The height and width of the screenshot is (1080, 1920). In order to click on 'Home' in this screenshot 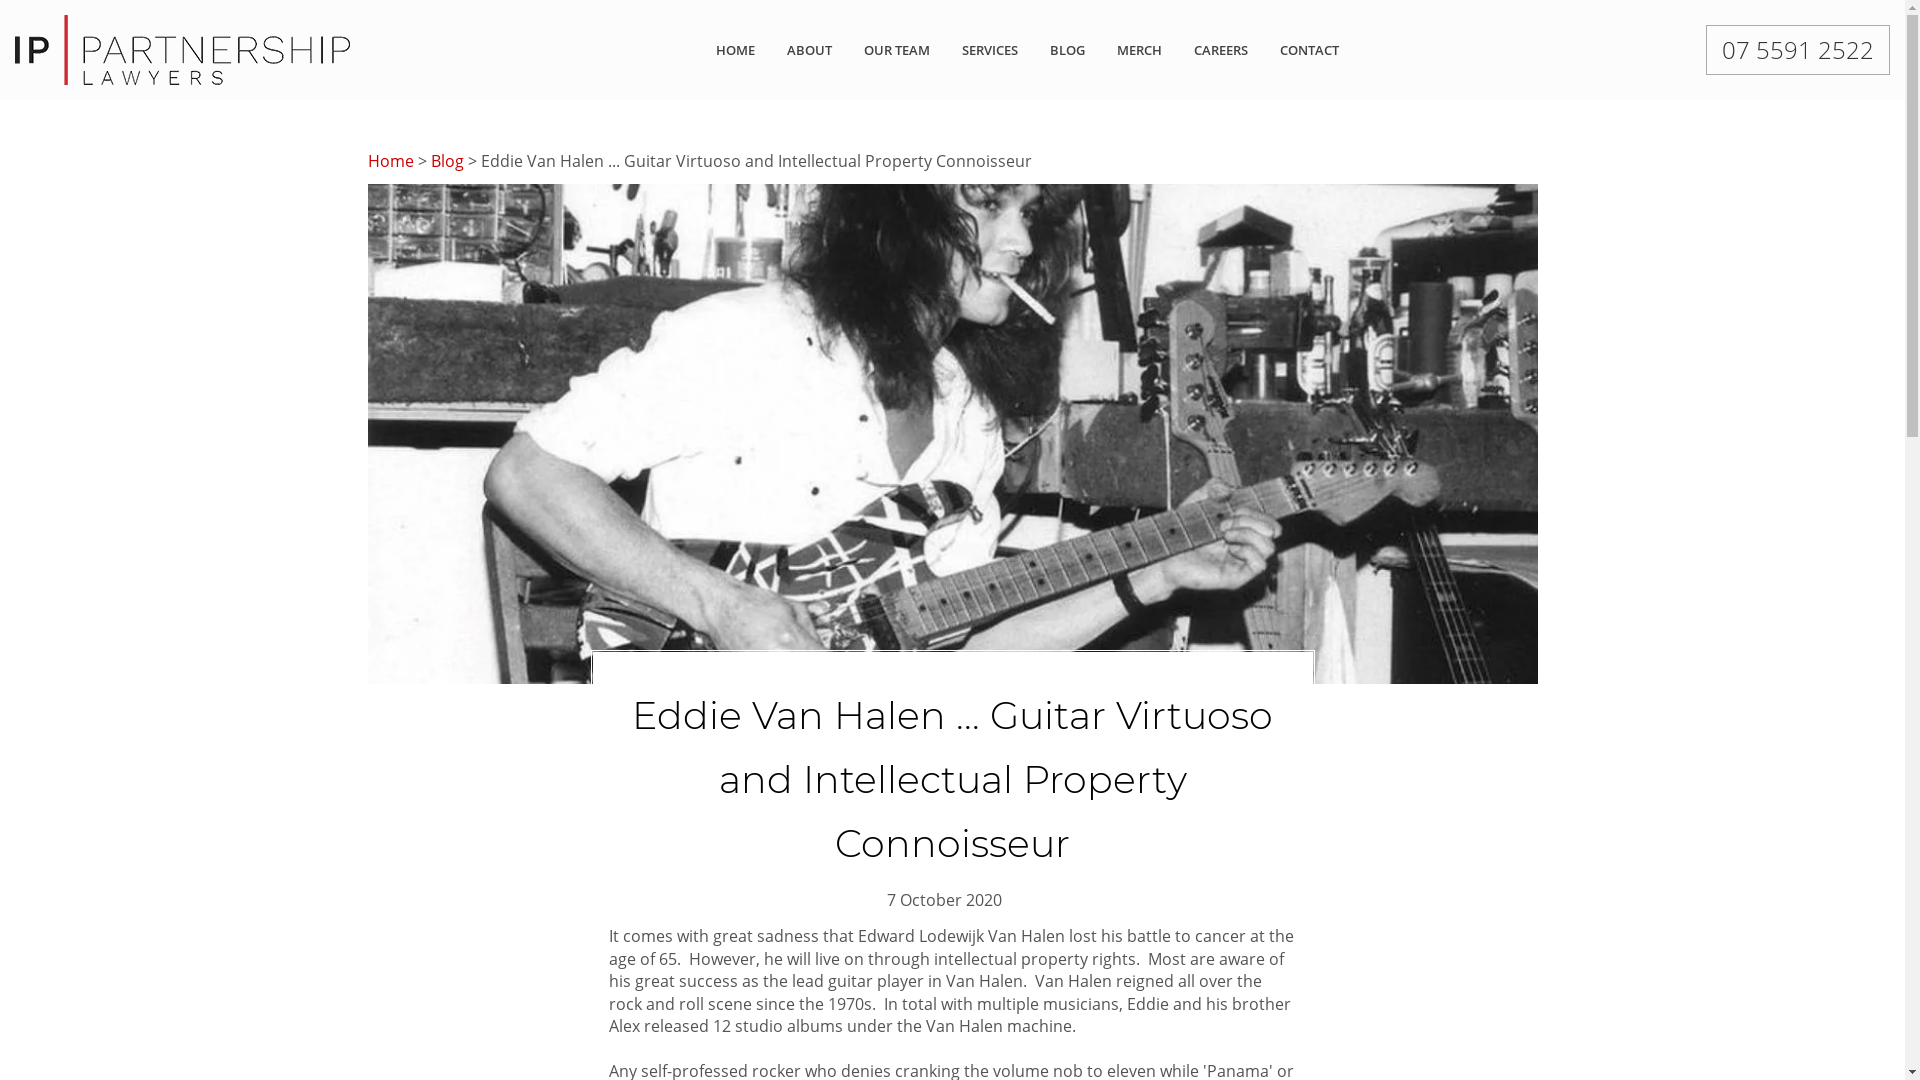, I will do `click(390, 160)`.